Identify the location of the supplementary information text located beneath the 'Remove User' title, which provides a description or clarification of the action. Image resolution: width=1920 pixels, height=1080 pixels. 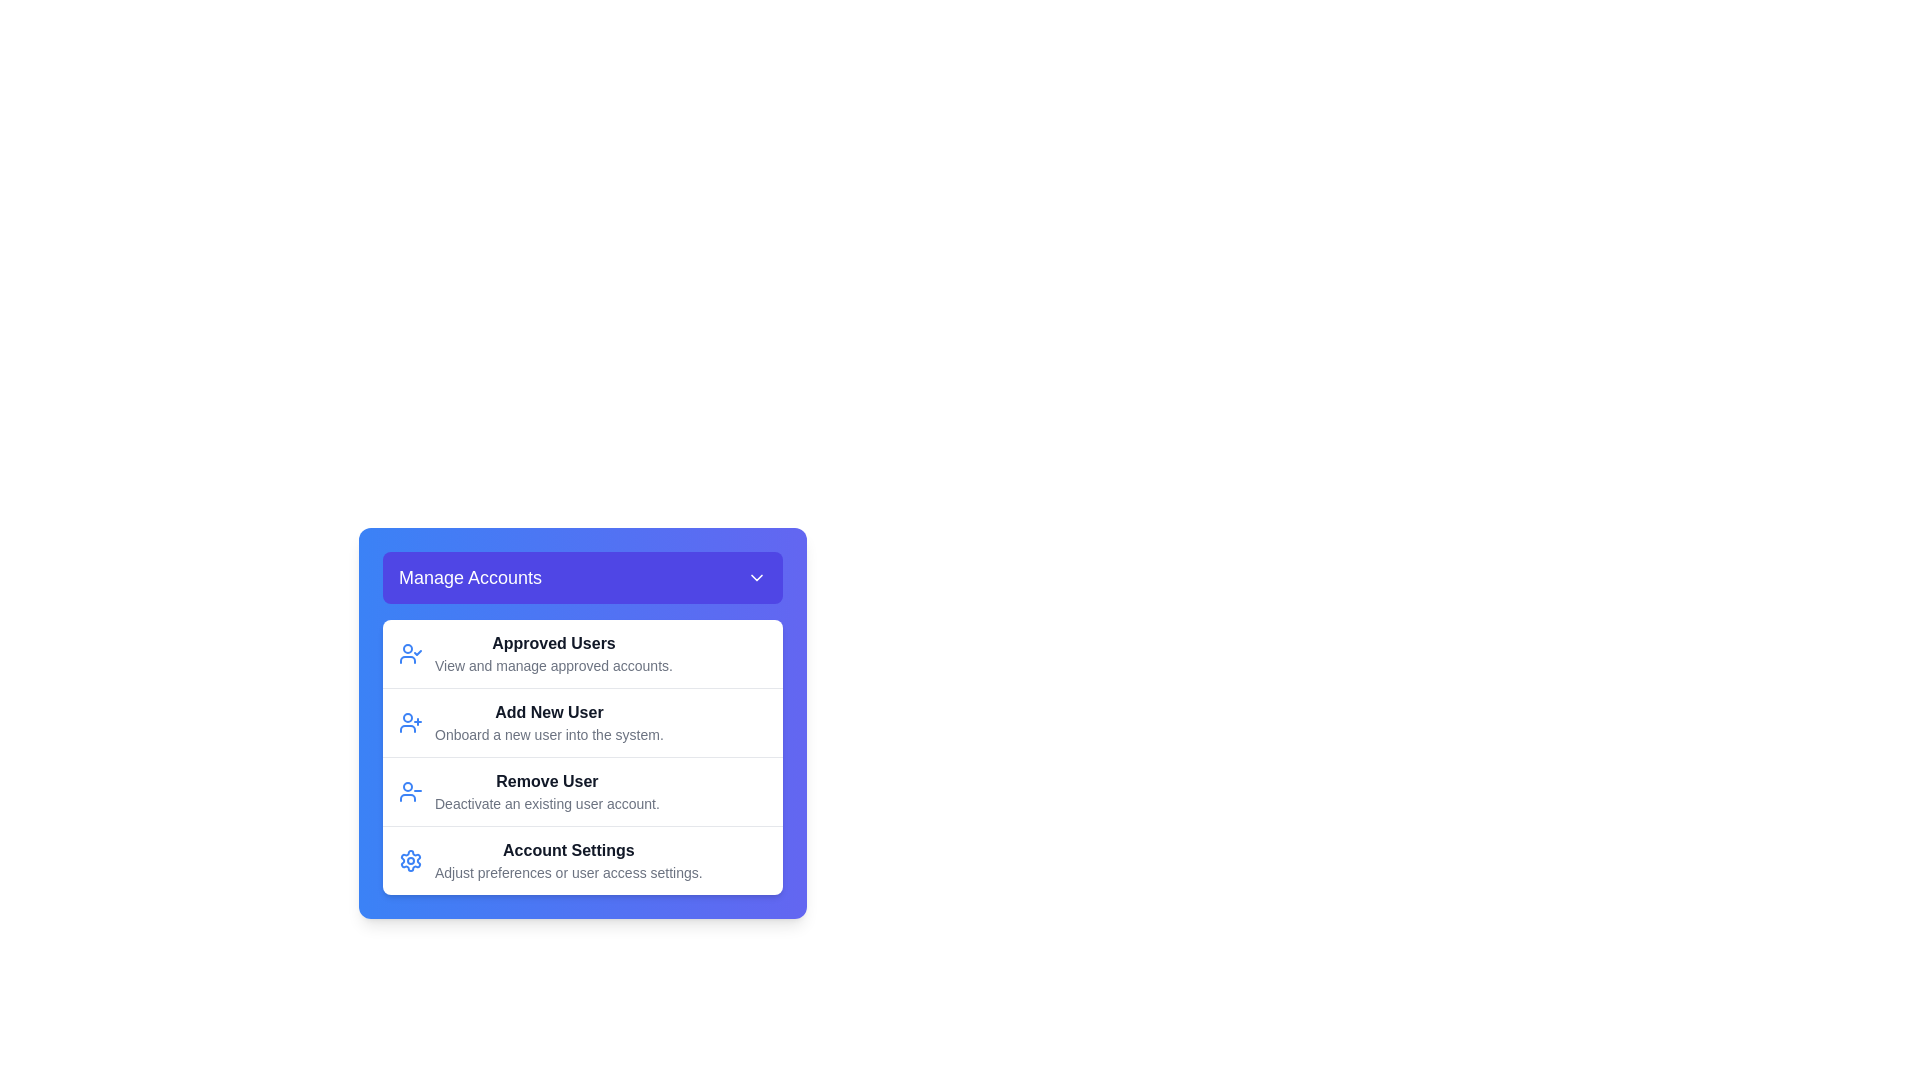
(547, 802).